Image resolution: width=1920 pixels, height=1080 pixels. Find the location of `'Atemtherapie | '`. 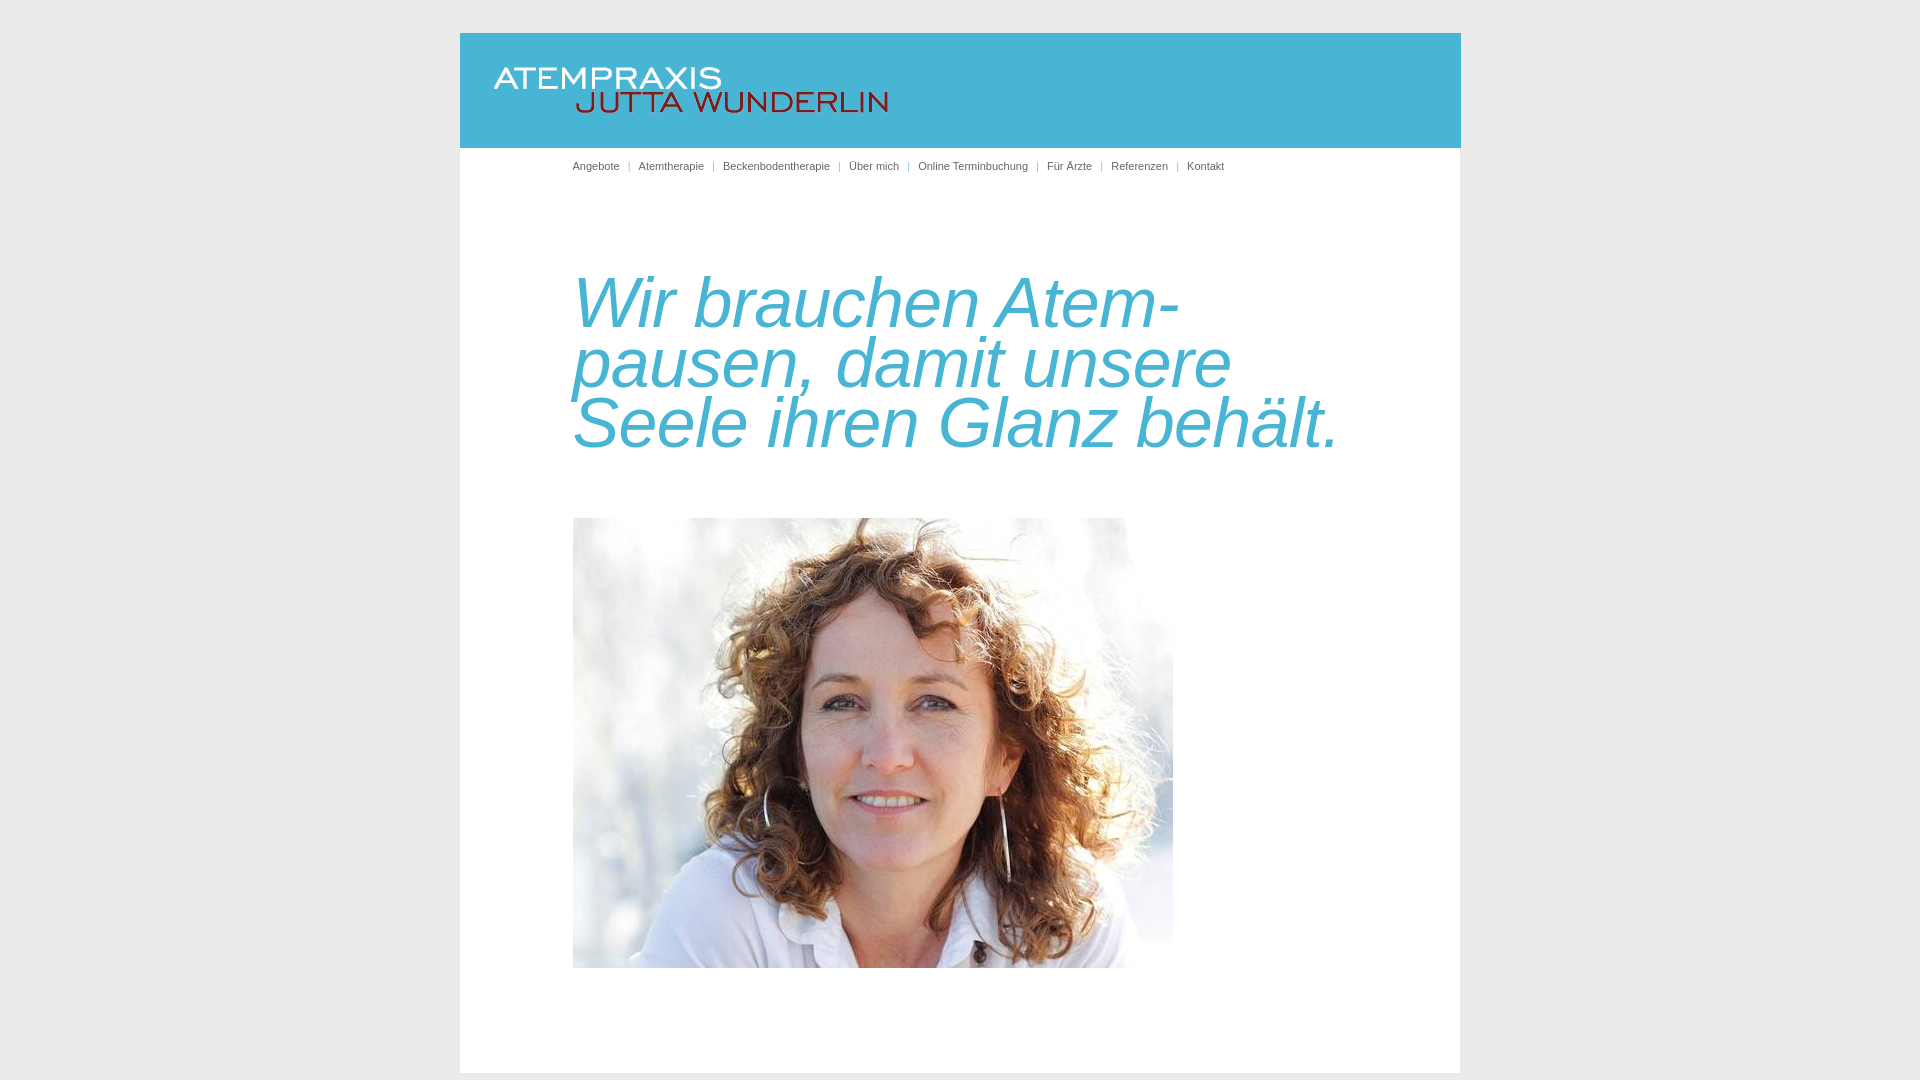

'Atemtherapie | ' is located at coordinates (681, 164).